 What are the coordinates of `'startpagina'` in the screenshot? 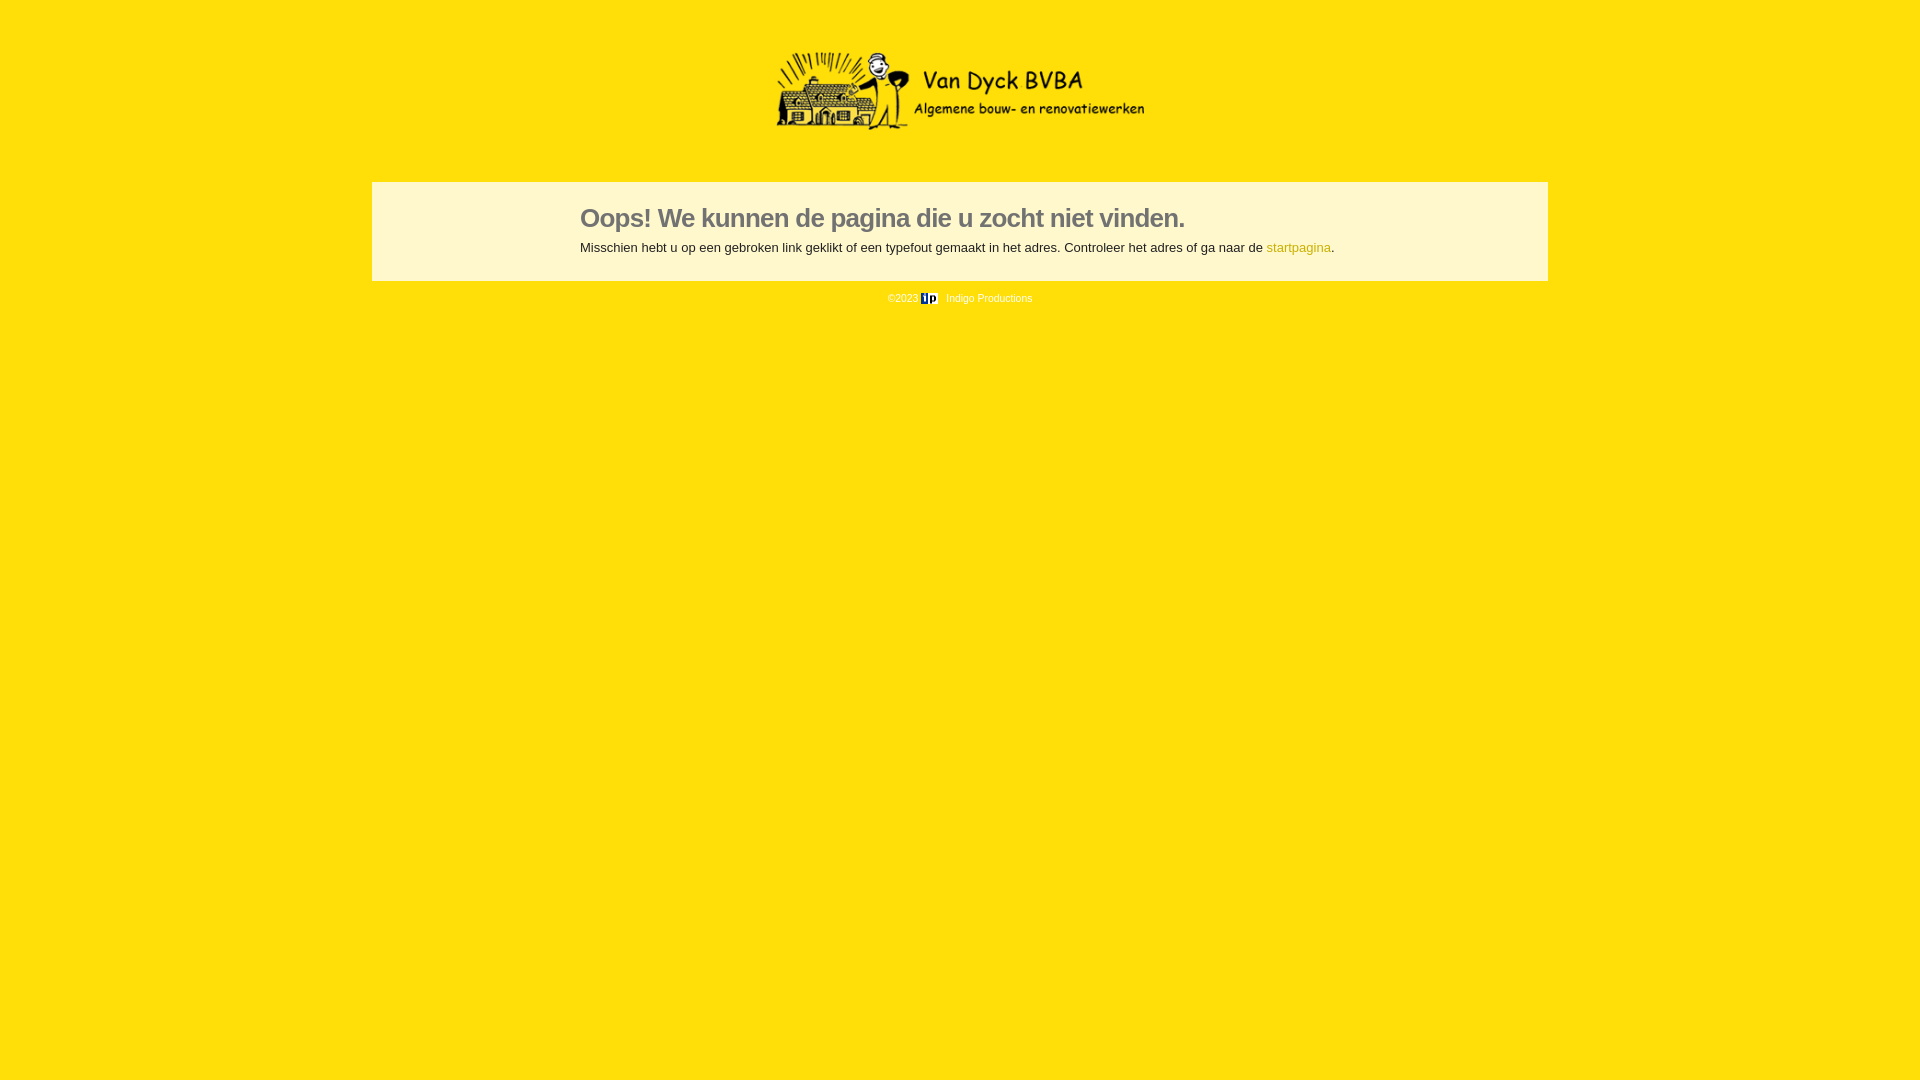 It's located at (1299, 246).